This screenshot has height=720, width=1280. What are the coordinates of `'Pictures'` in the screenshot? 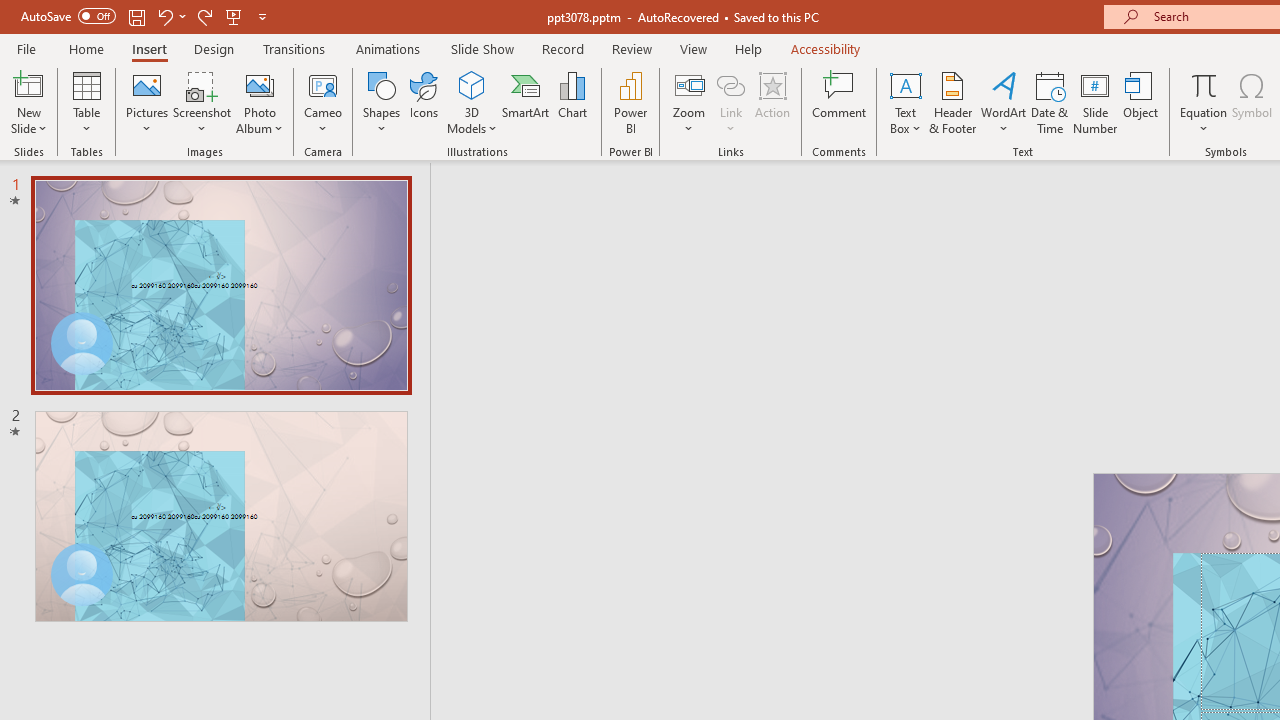 It's located at (146, 103).